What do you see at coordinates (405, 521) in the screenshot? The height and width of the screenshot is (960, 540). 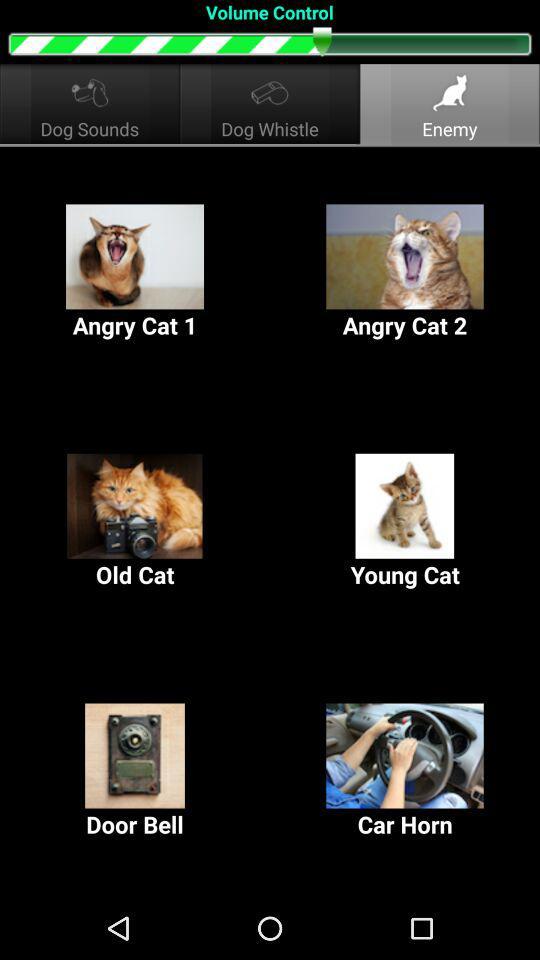 I see `button next to the old cat` at bounding box center [405, 521].